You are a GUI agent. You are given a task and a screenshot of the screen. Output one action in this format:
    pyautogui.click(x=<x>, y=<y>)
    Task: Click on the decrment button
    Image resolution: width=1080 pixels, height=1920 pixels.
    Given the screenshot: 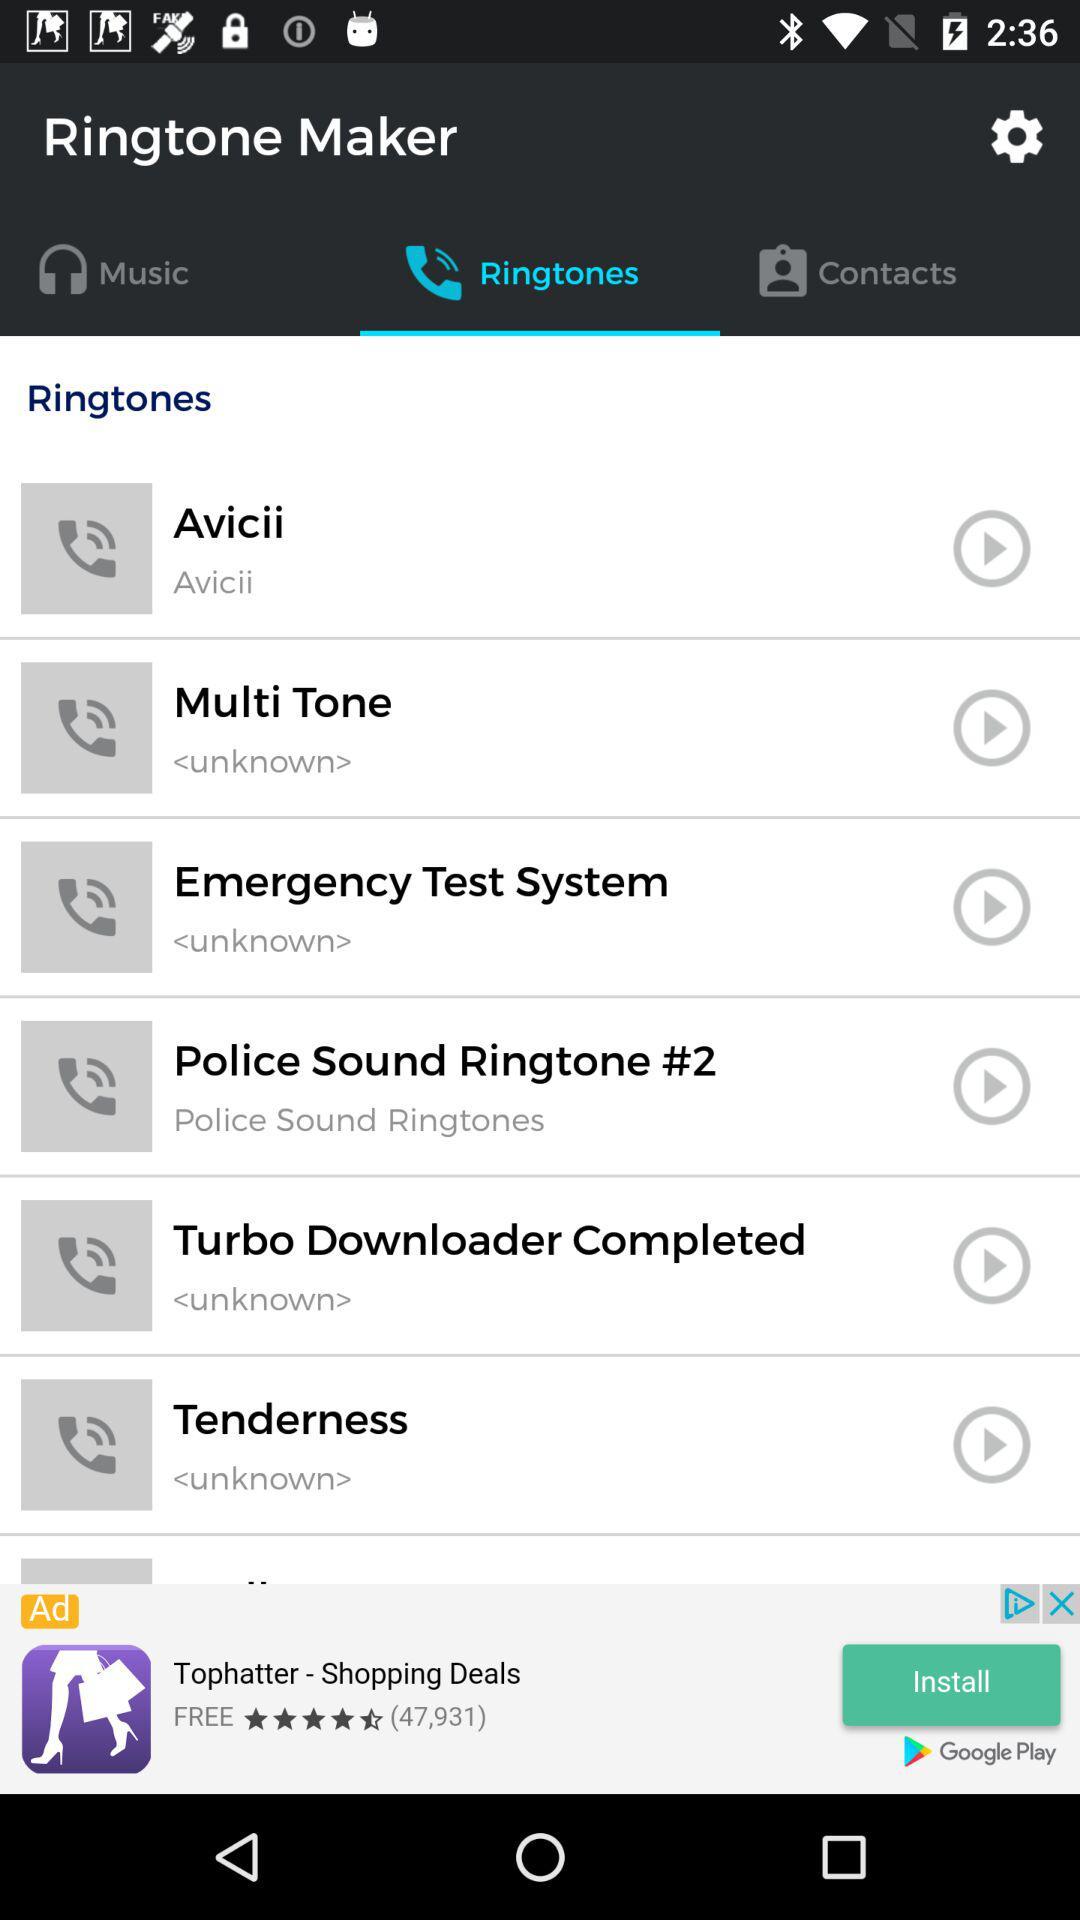 What is the action you would take?
    pyautogui.click(x=991, y=1579)
    